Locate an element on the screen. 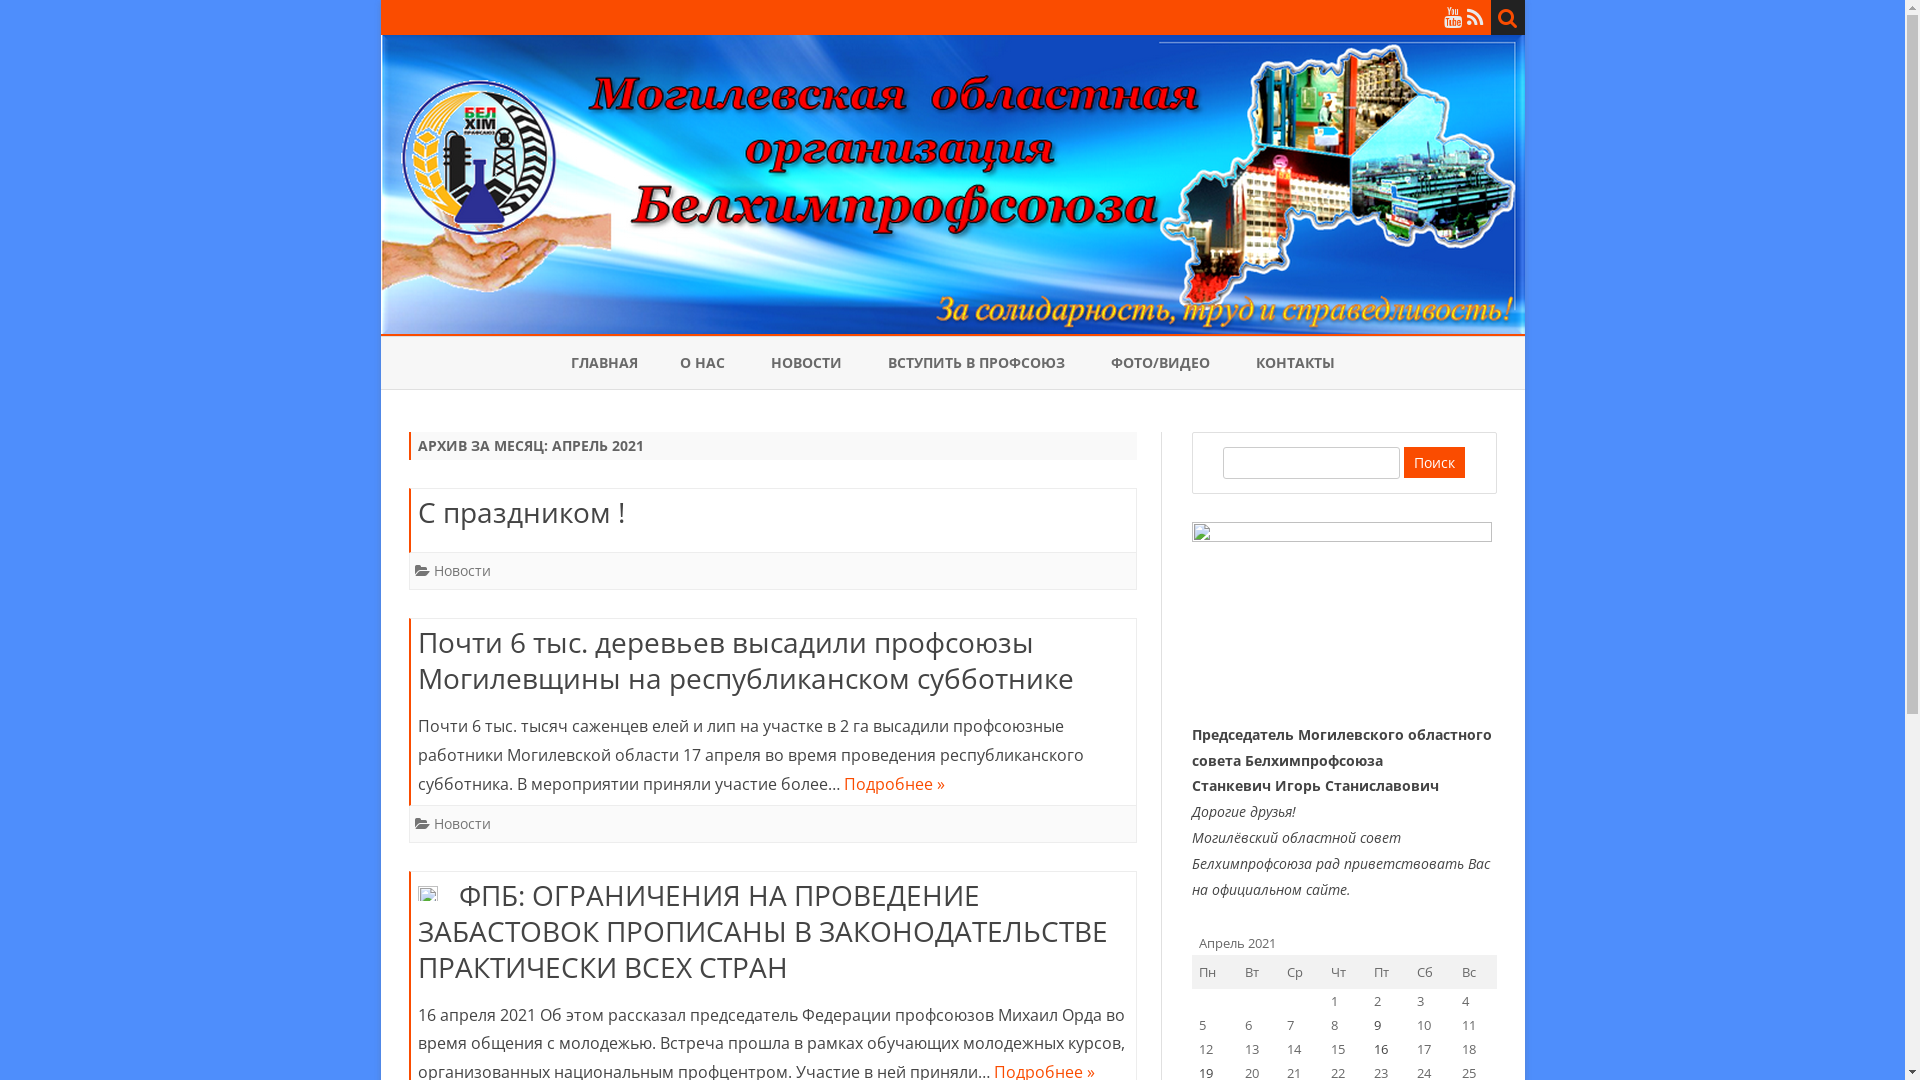 This screenshot has width=1920, height=1080. 'RSS' is located at coordinates (1474, 16).